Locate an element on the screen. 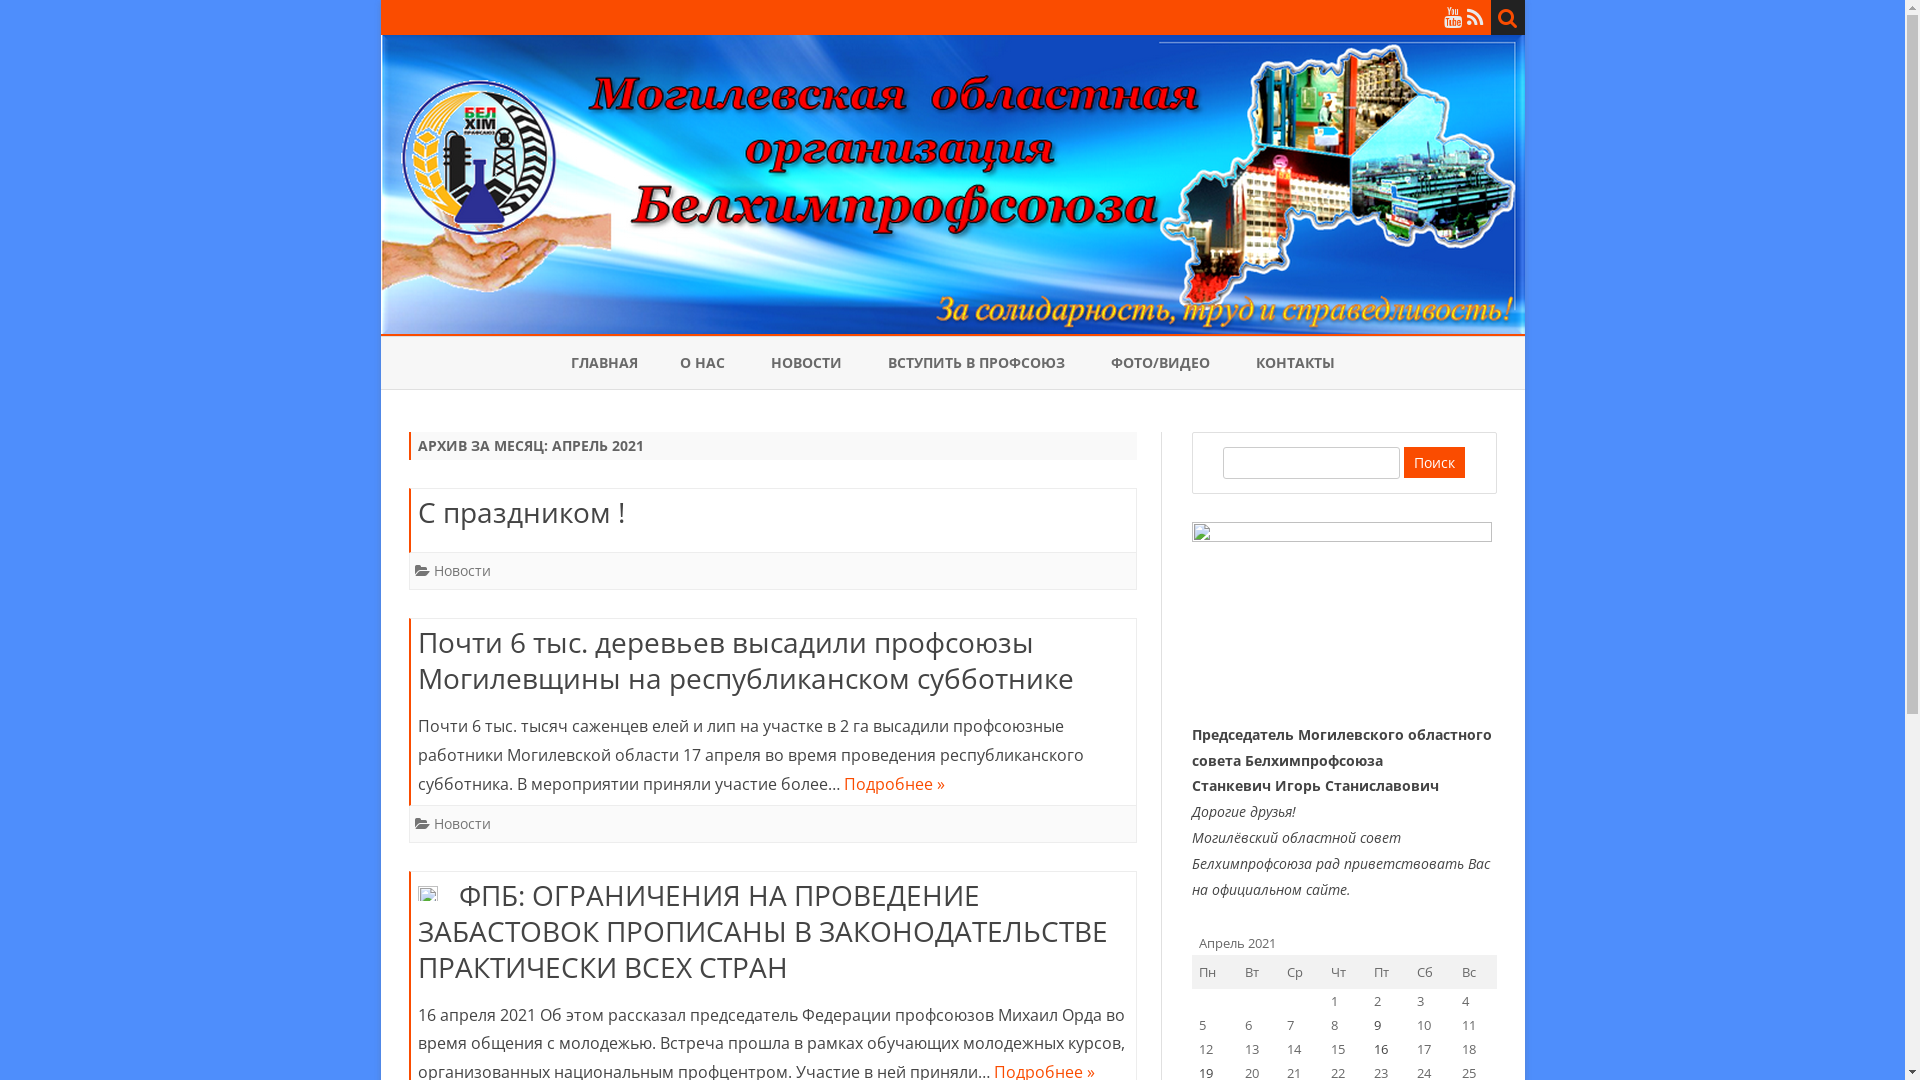 This screenshot has width=1920, height=1080. 'RSS' is located at coordinates (1474, 16).